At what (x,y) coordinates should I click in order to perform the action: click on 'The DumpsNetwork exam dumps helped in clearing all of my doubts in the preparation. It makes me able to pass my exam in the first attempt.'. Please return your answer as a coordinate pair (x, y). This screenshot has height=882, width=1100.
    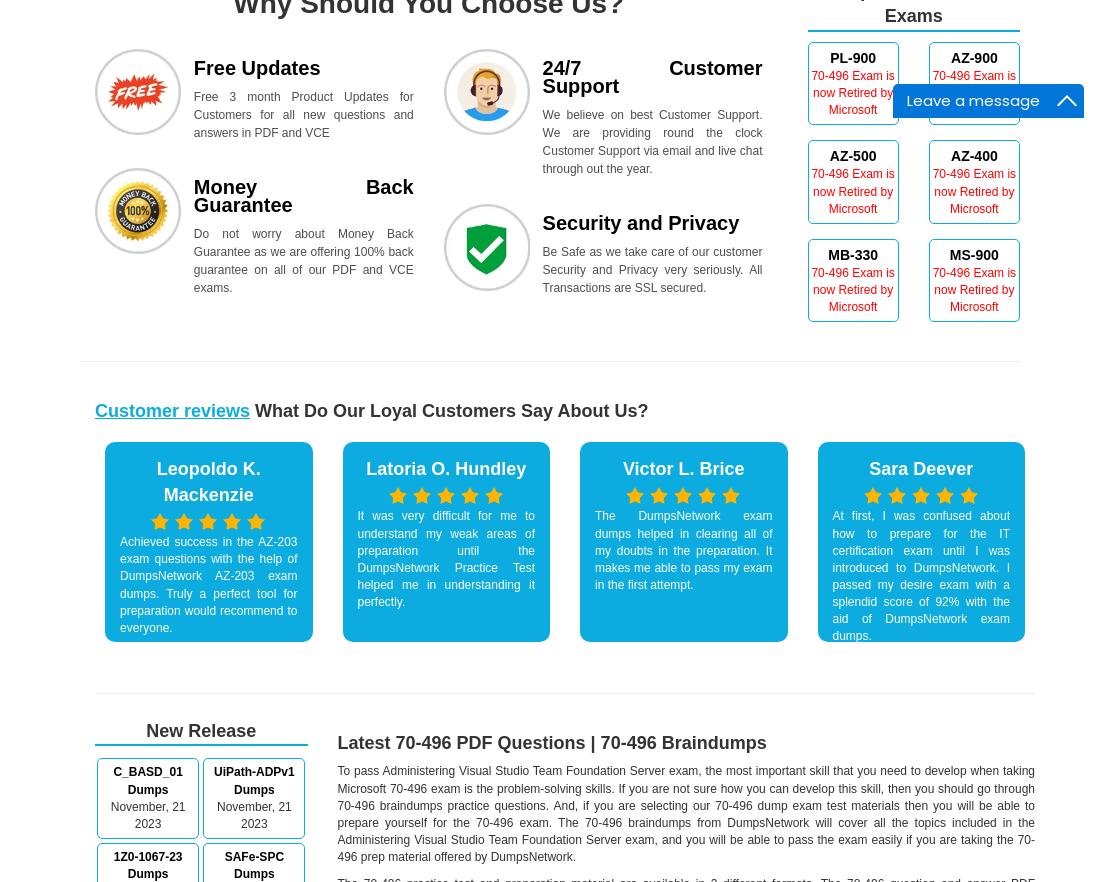
    Looking at the image, I should click on (683, 549).